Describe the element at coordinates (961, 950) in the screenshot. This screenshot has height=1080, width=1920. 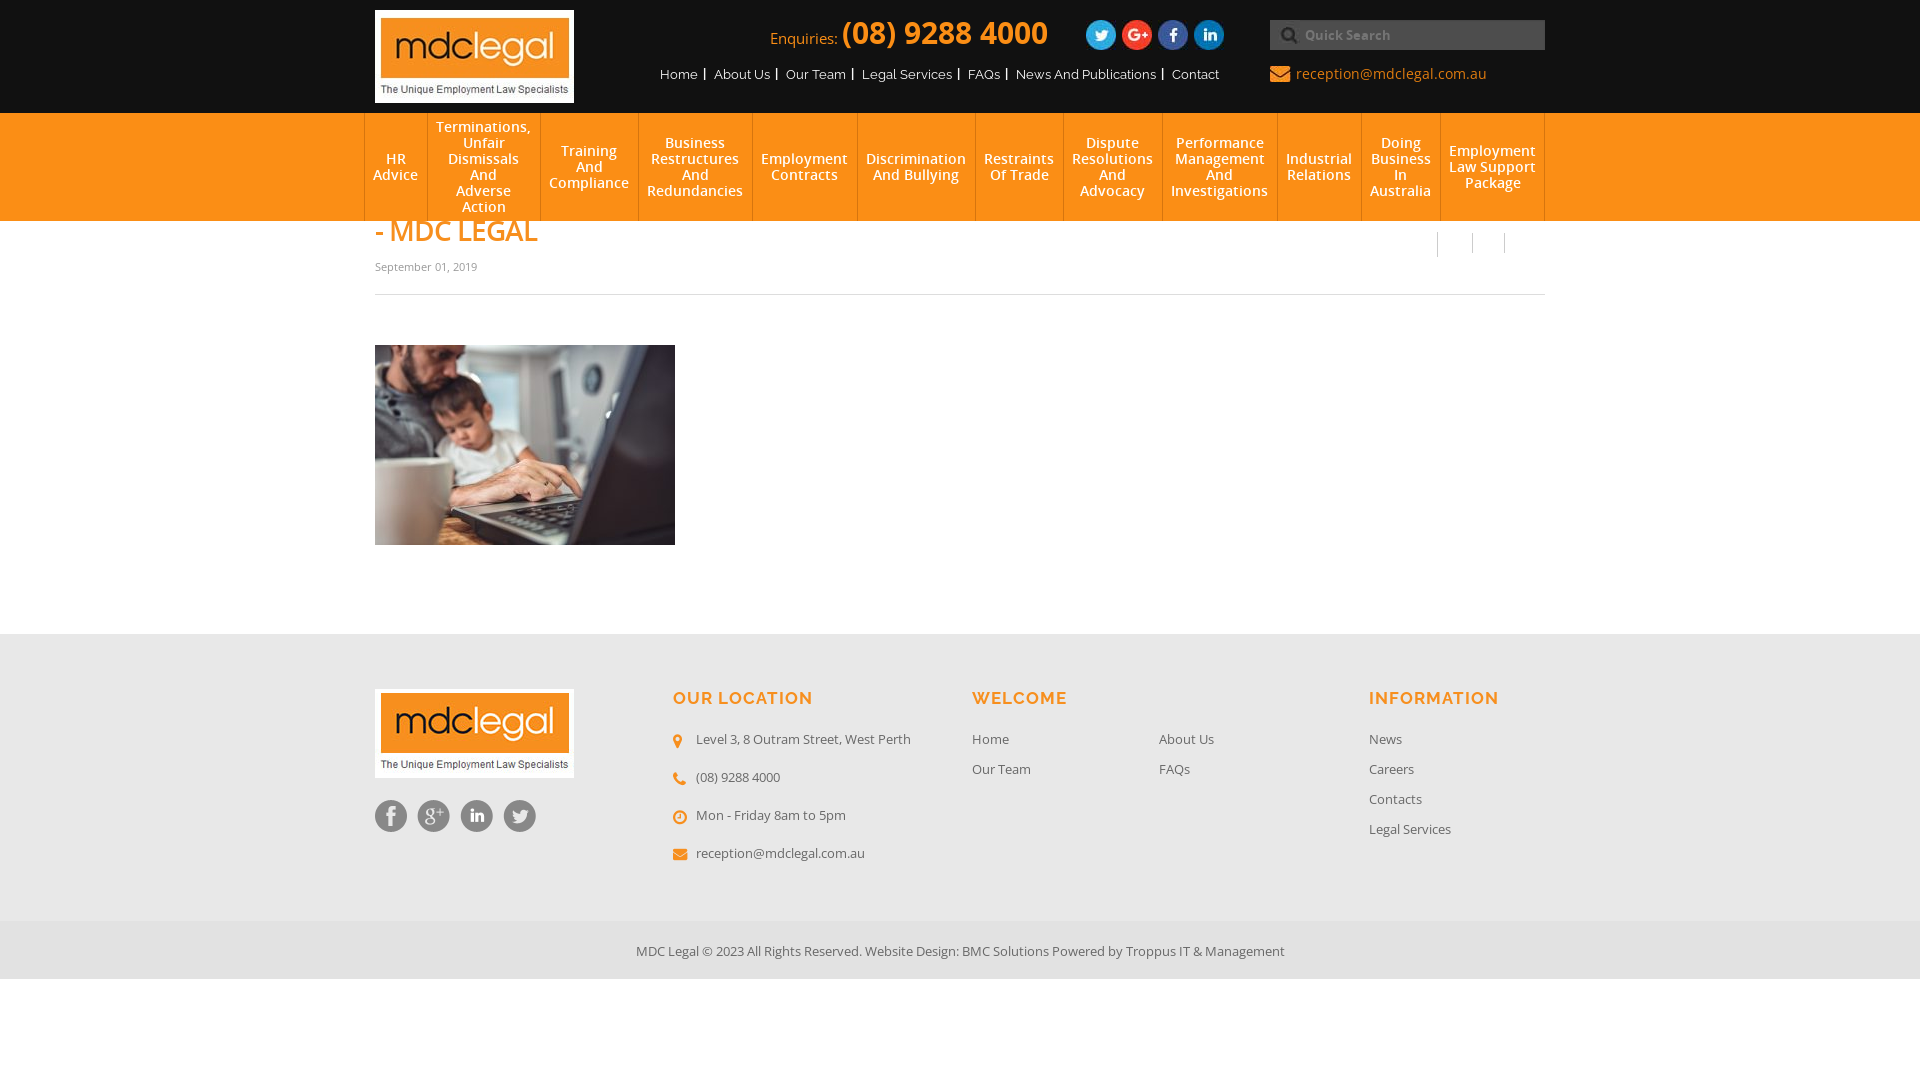
I see `'BMC Solutions'` at that location.